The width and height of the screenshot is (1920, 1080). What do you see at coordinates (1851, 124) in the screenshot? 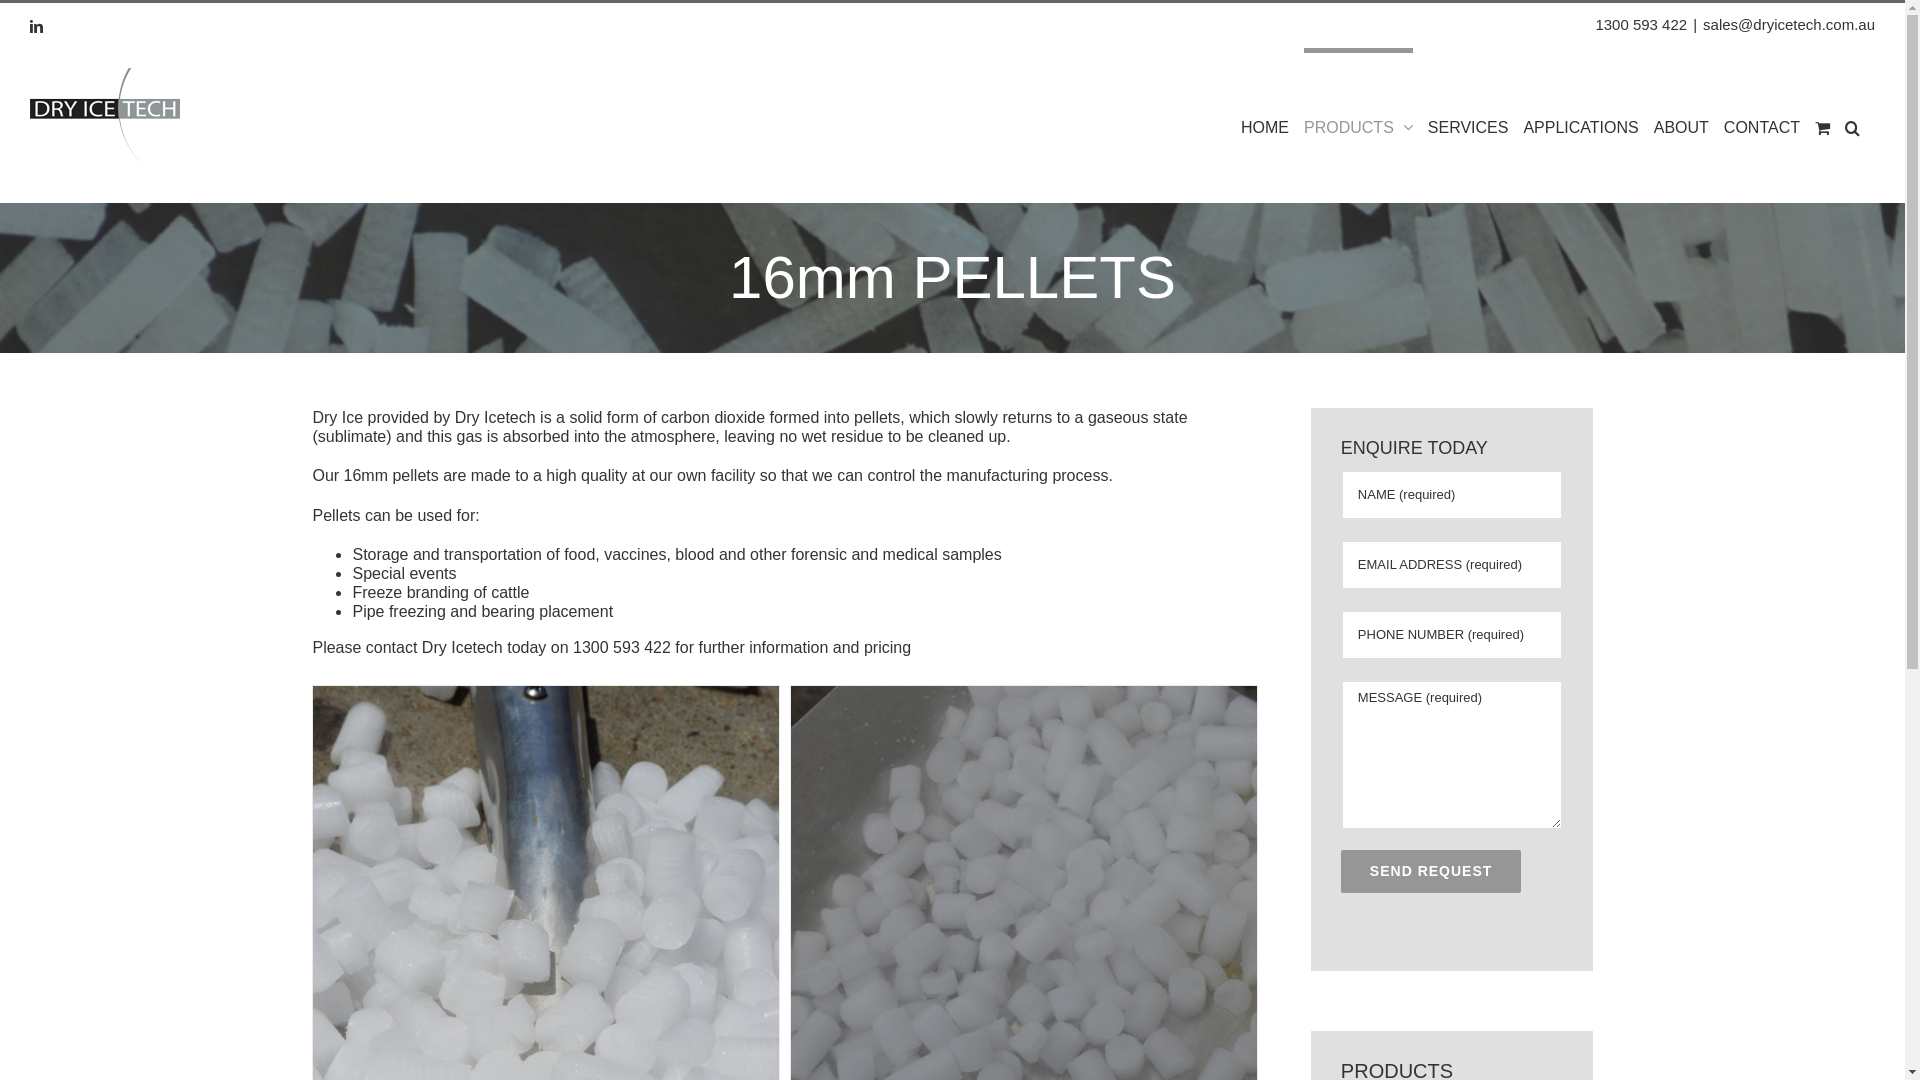
I see `'Search'` at bounding box center [1851, 124].